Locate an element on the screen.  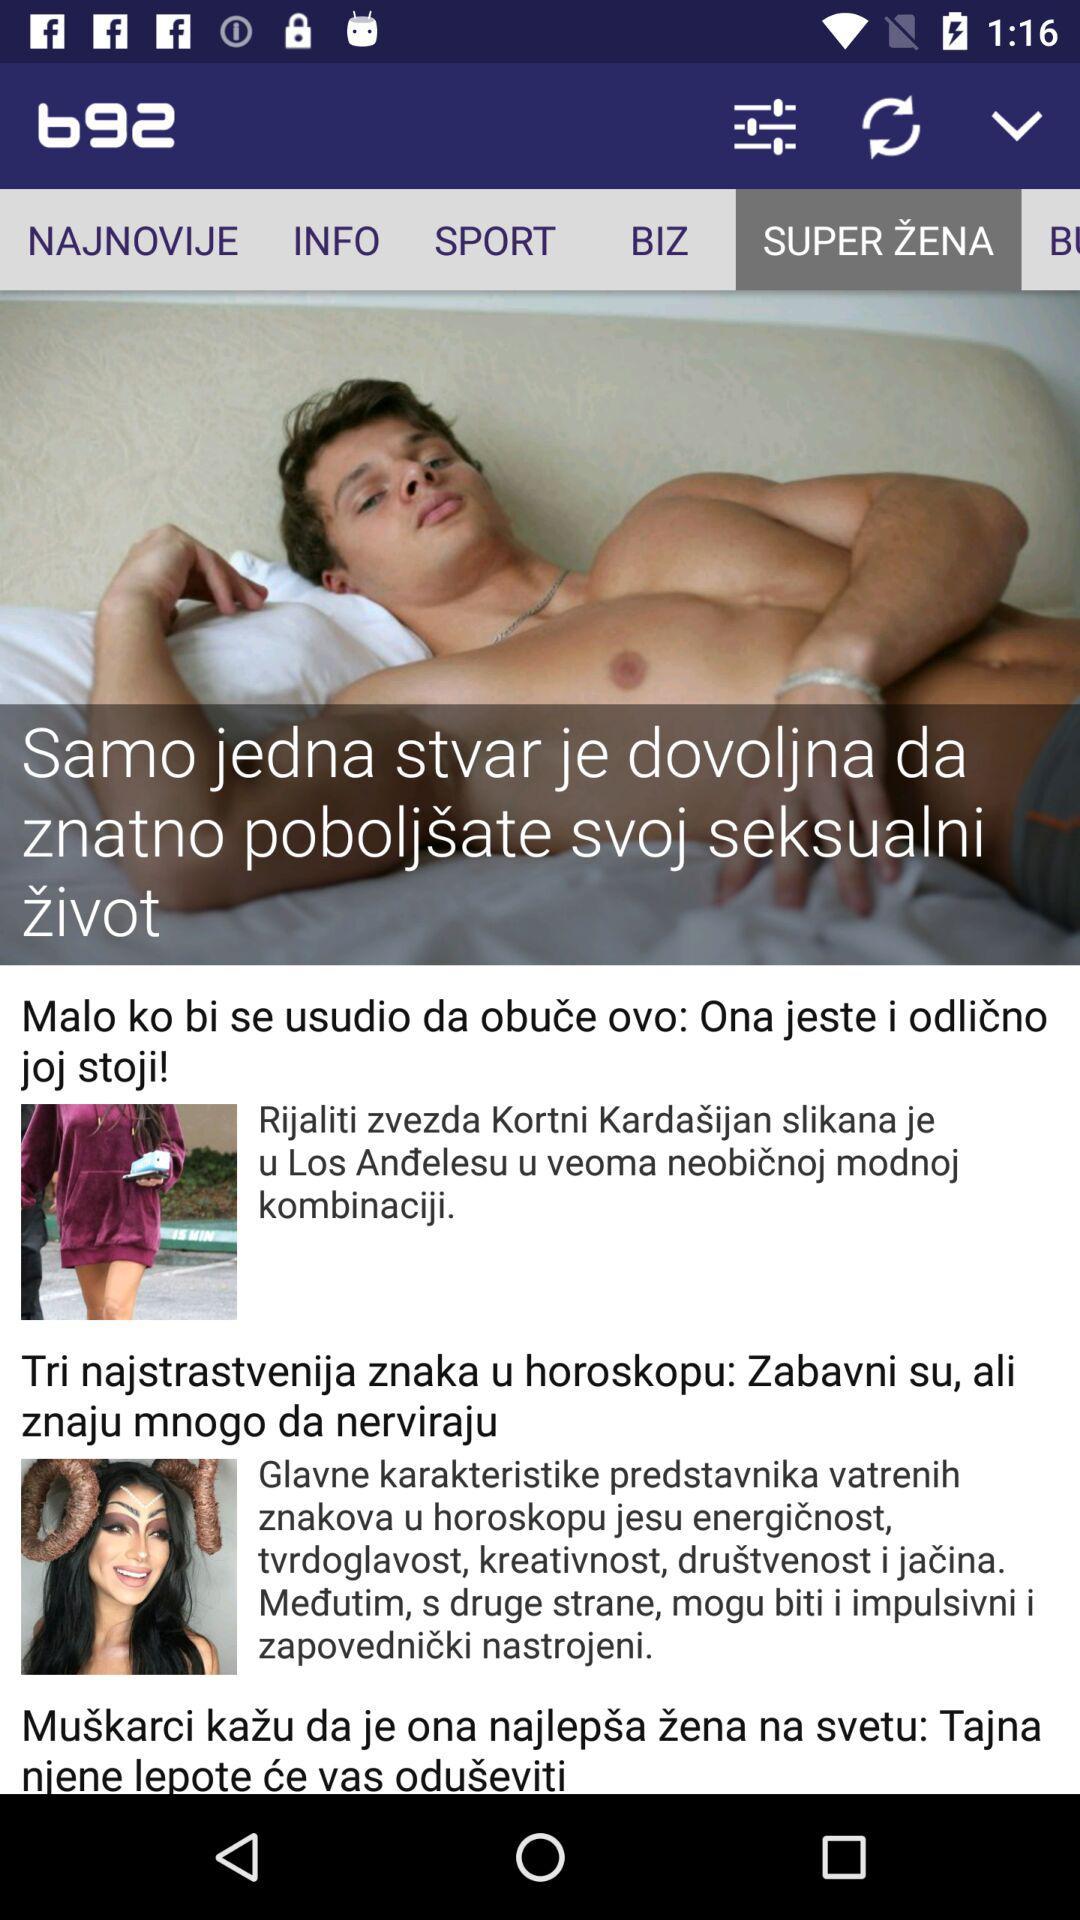
tri najstrastvenija znaka item is located at coordinates (540, 1393).